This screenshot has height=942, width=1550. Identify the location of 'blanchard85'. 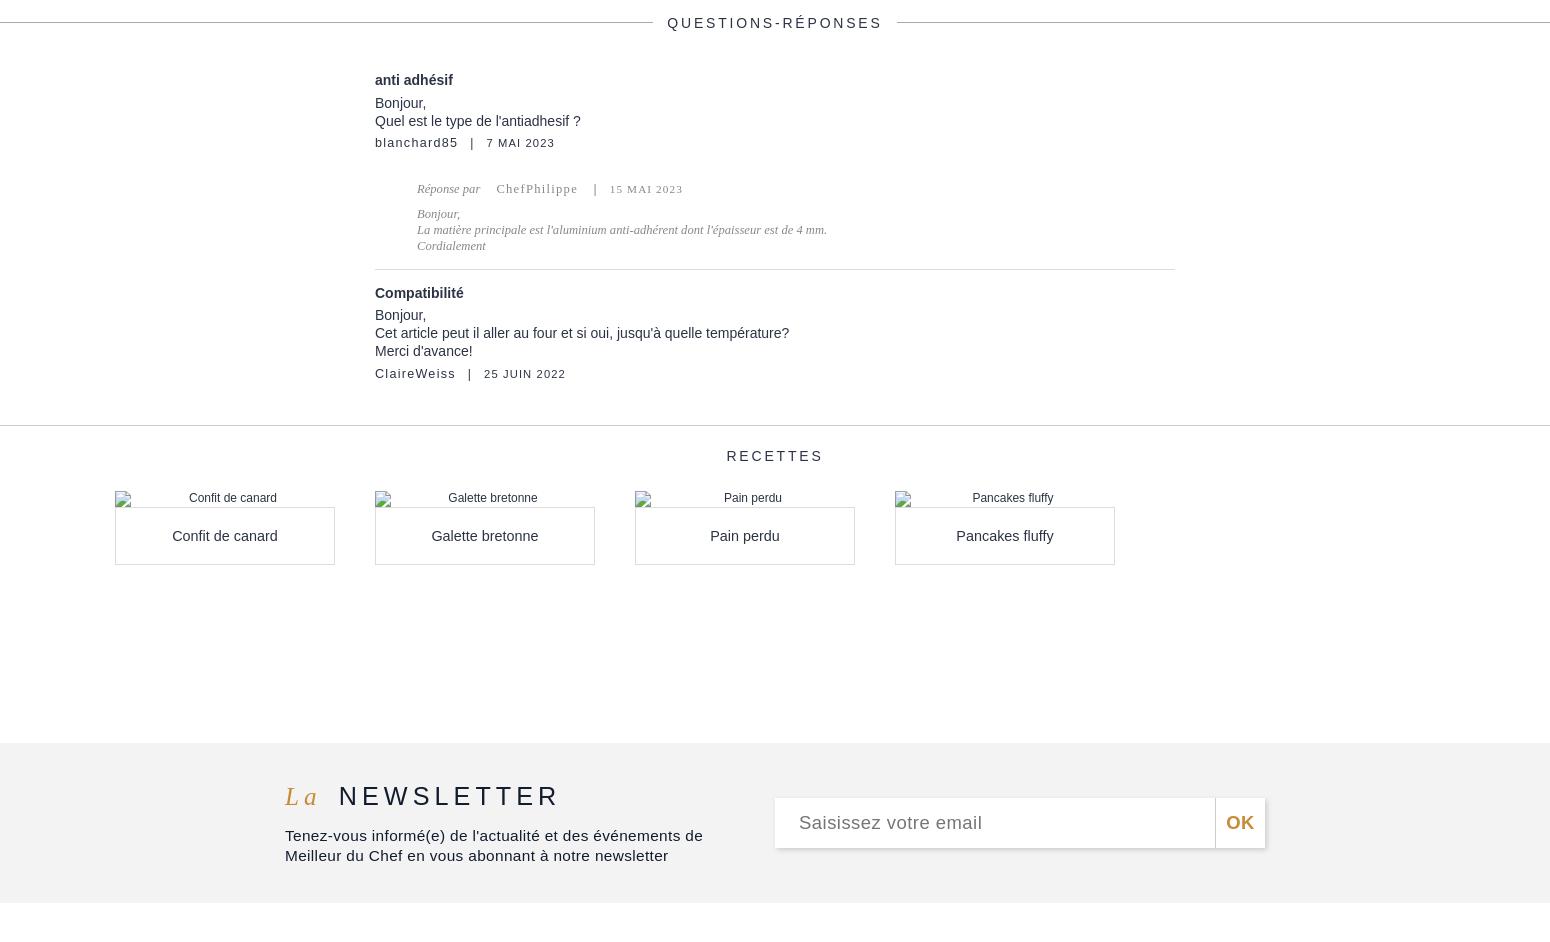
(416, 141).